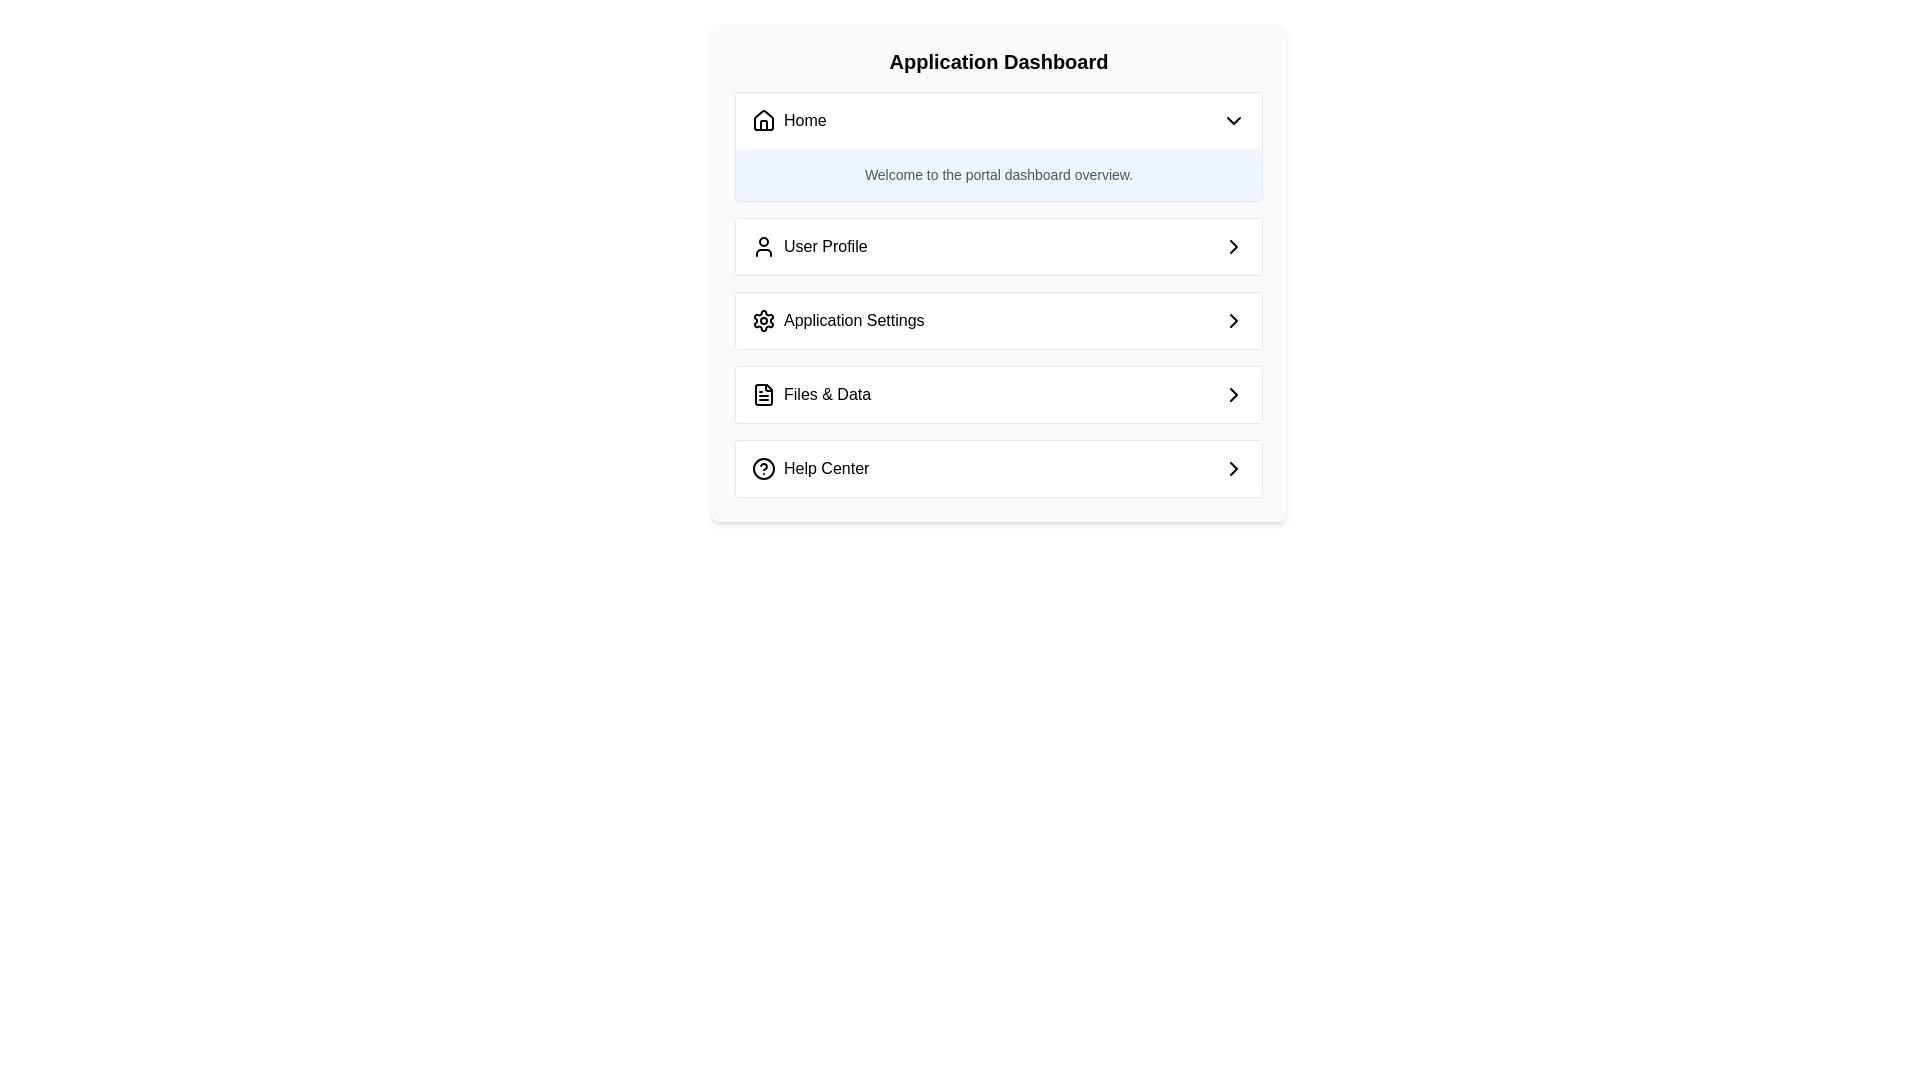 This screenshot has height=1080, width=1920. Describe the element at coordinates (762, 469) in the screenshot. I see `the assistance-related icon located to the left of the 'Help Center' text label` at that location.